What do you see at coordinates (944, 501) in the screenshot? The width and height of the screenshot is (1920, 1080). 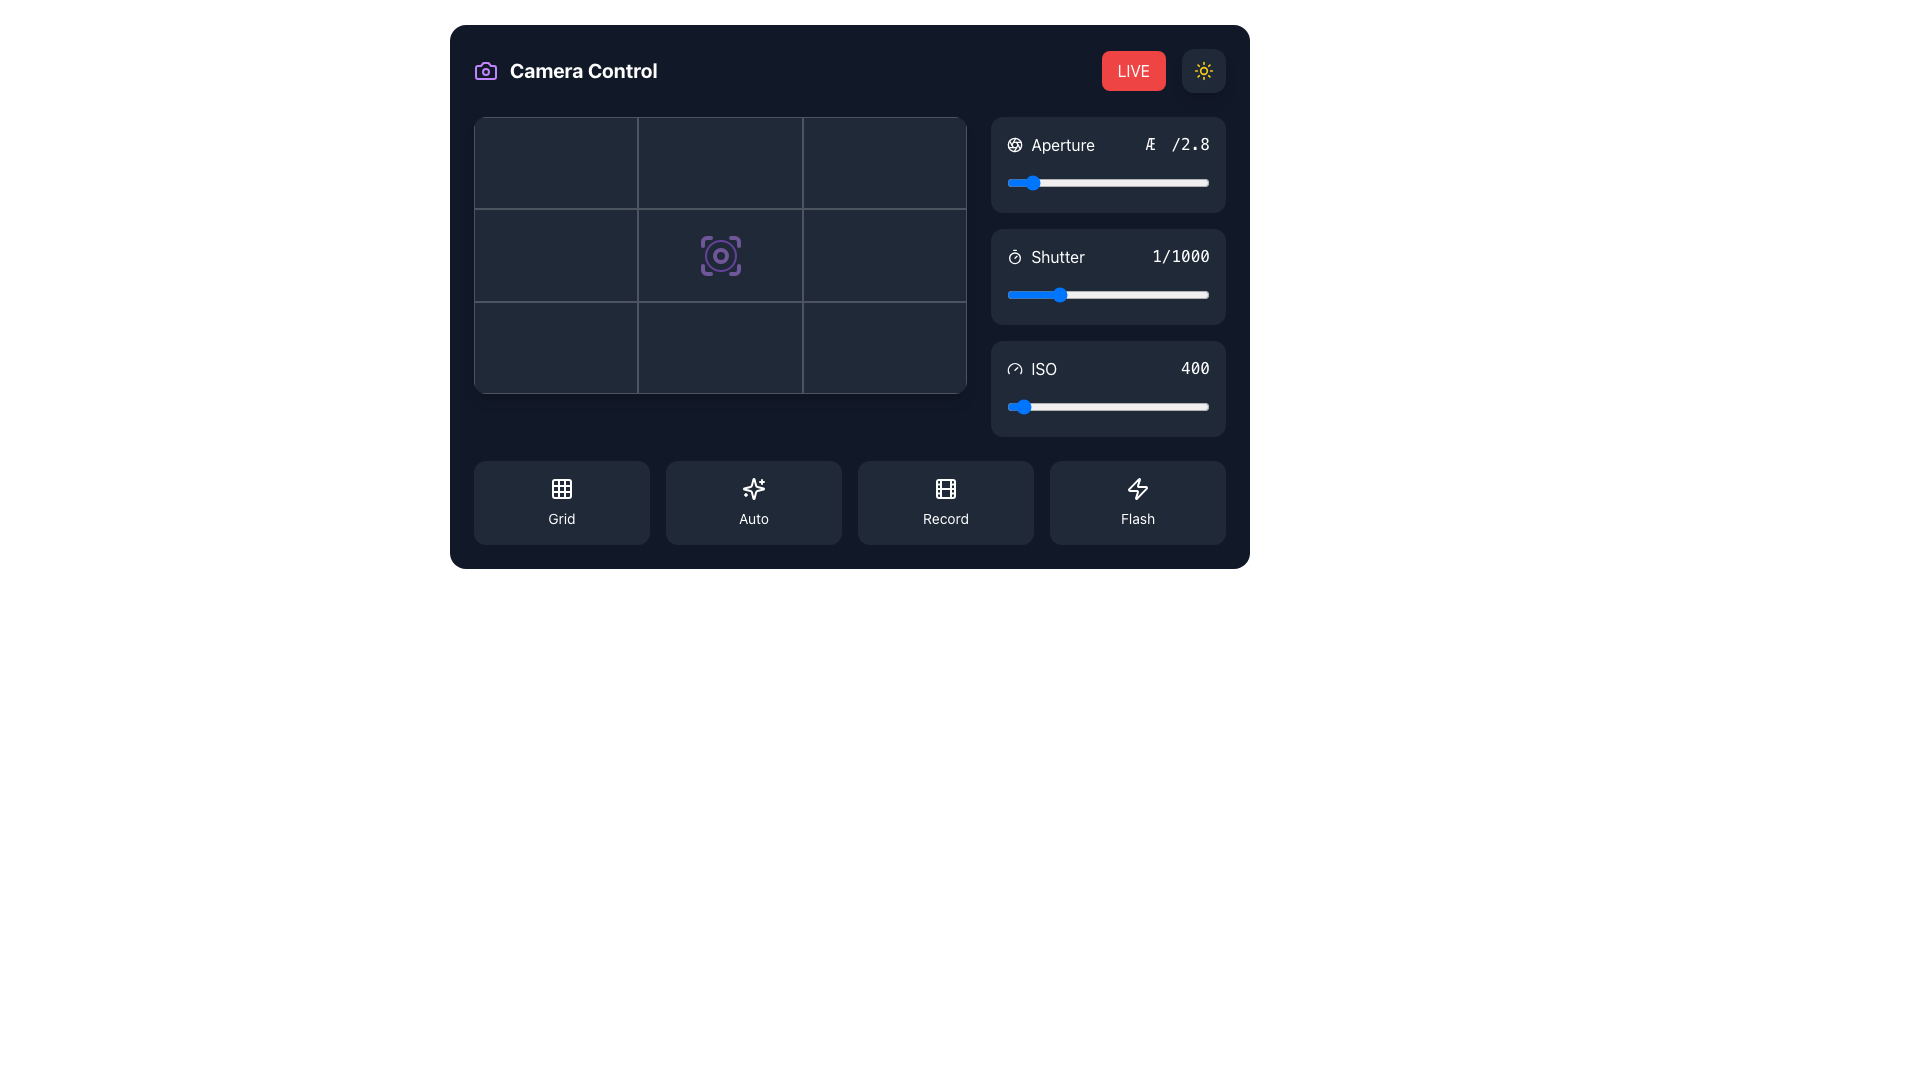 I see `the 'Record' button, which has a dark gray background and a film strip icon above the text` at bounding box center [944, 501].